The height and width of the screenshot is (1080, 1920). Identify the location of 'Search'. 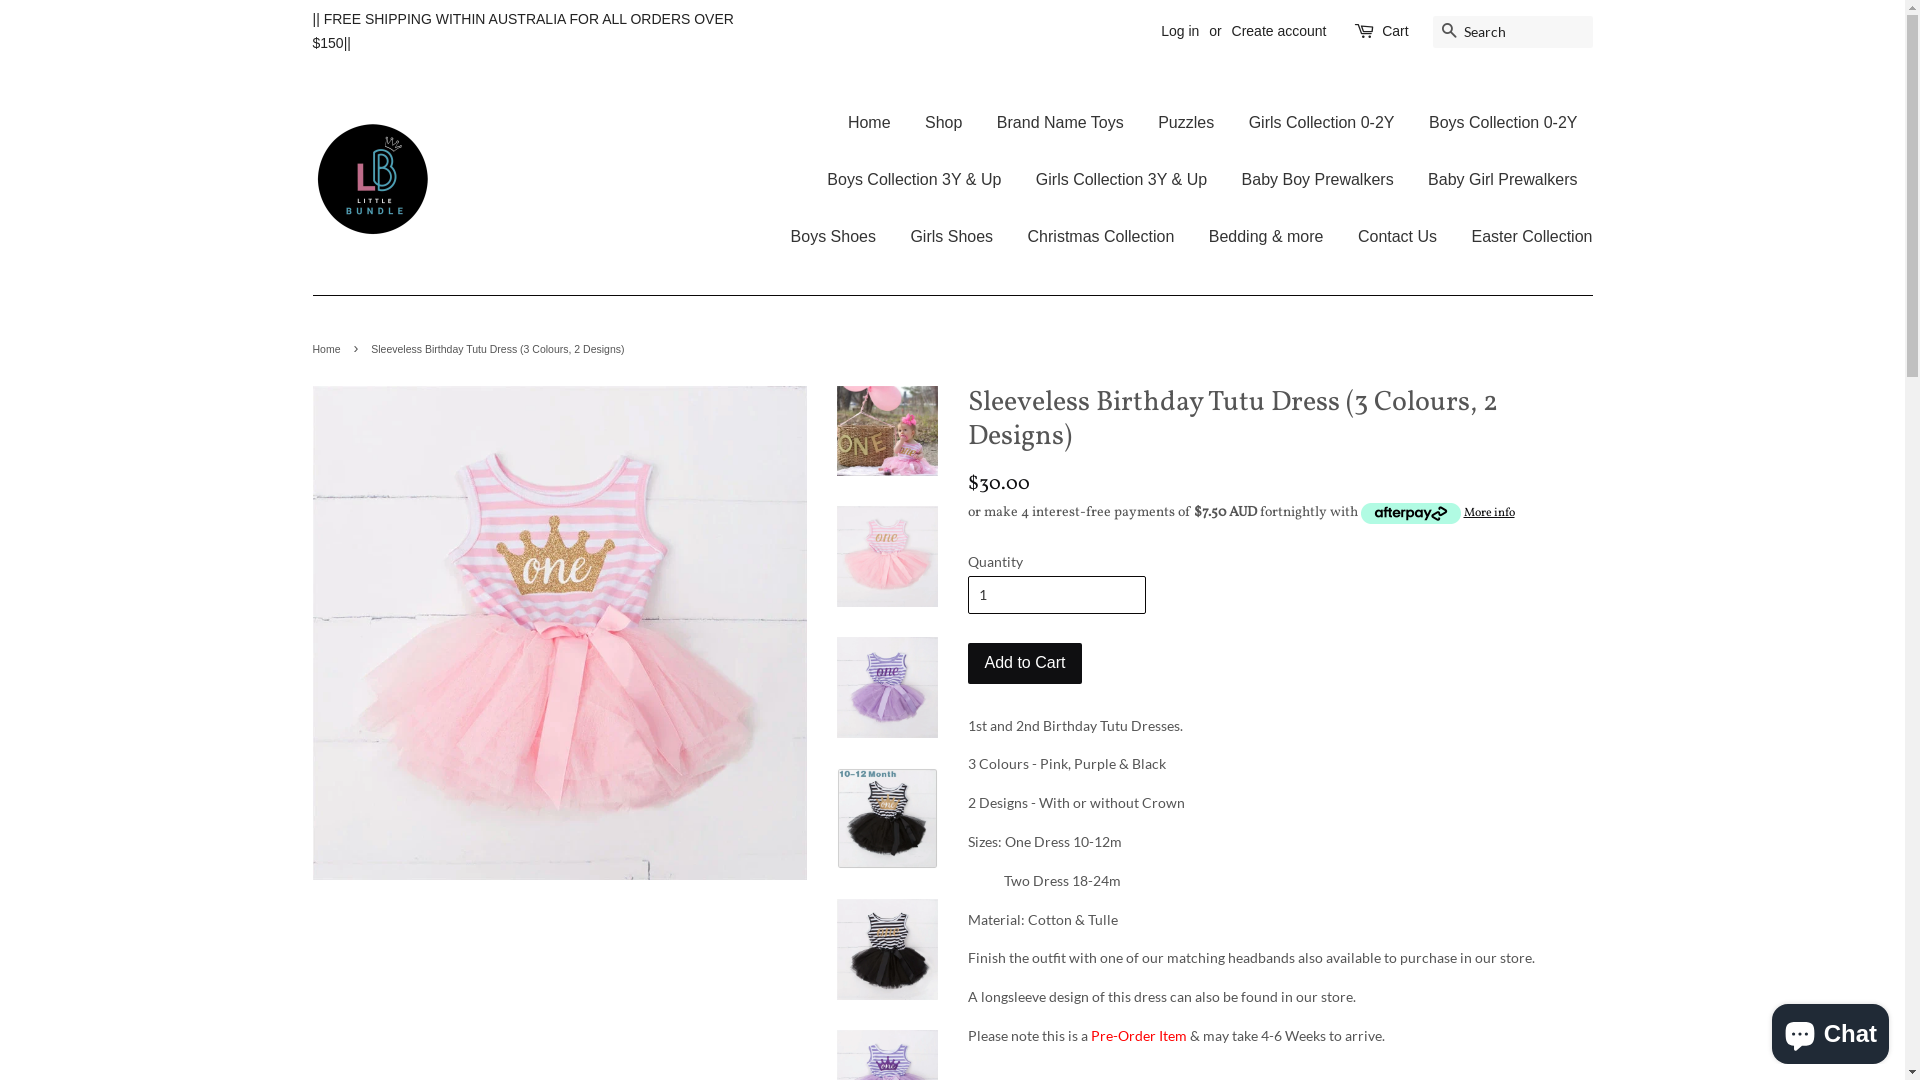
(1448, 32).